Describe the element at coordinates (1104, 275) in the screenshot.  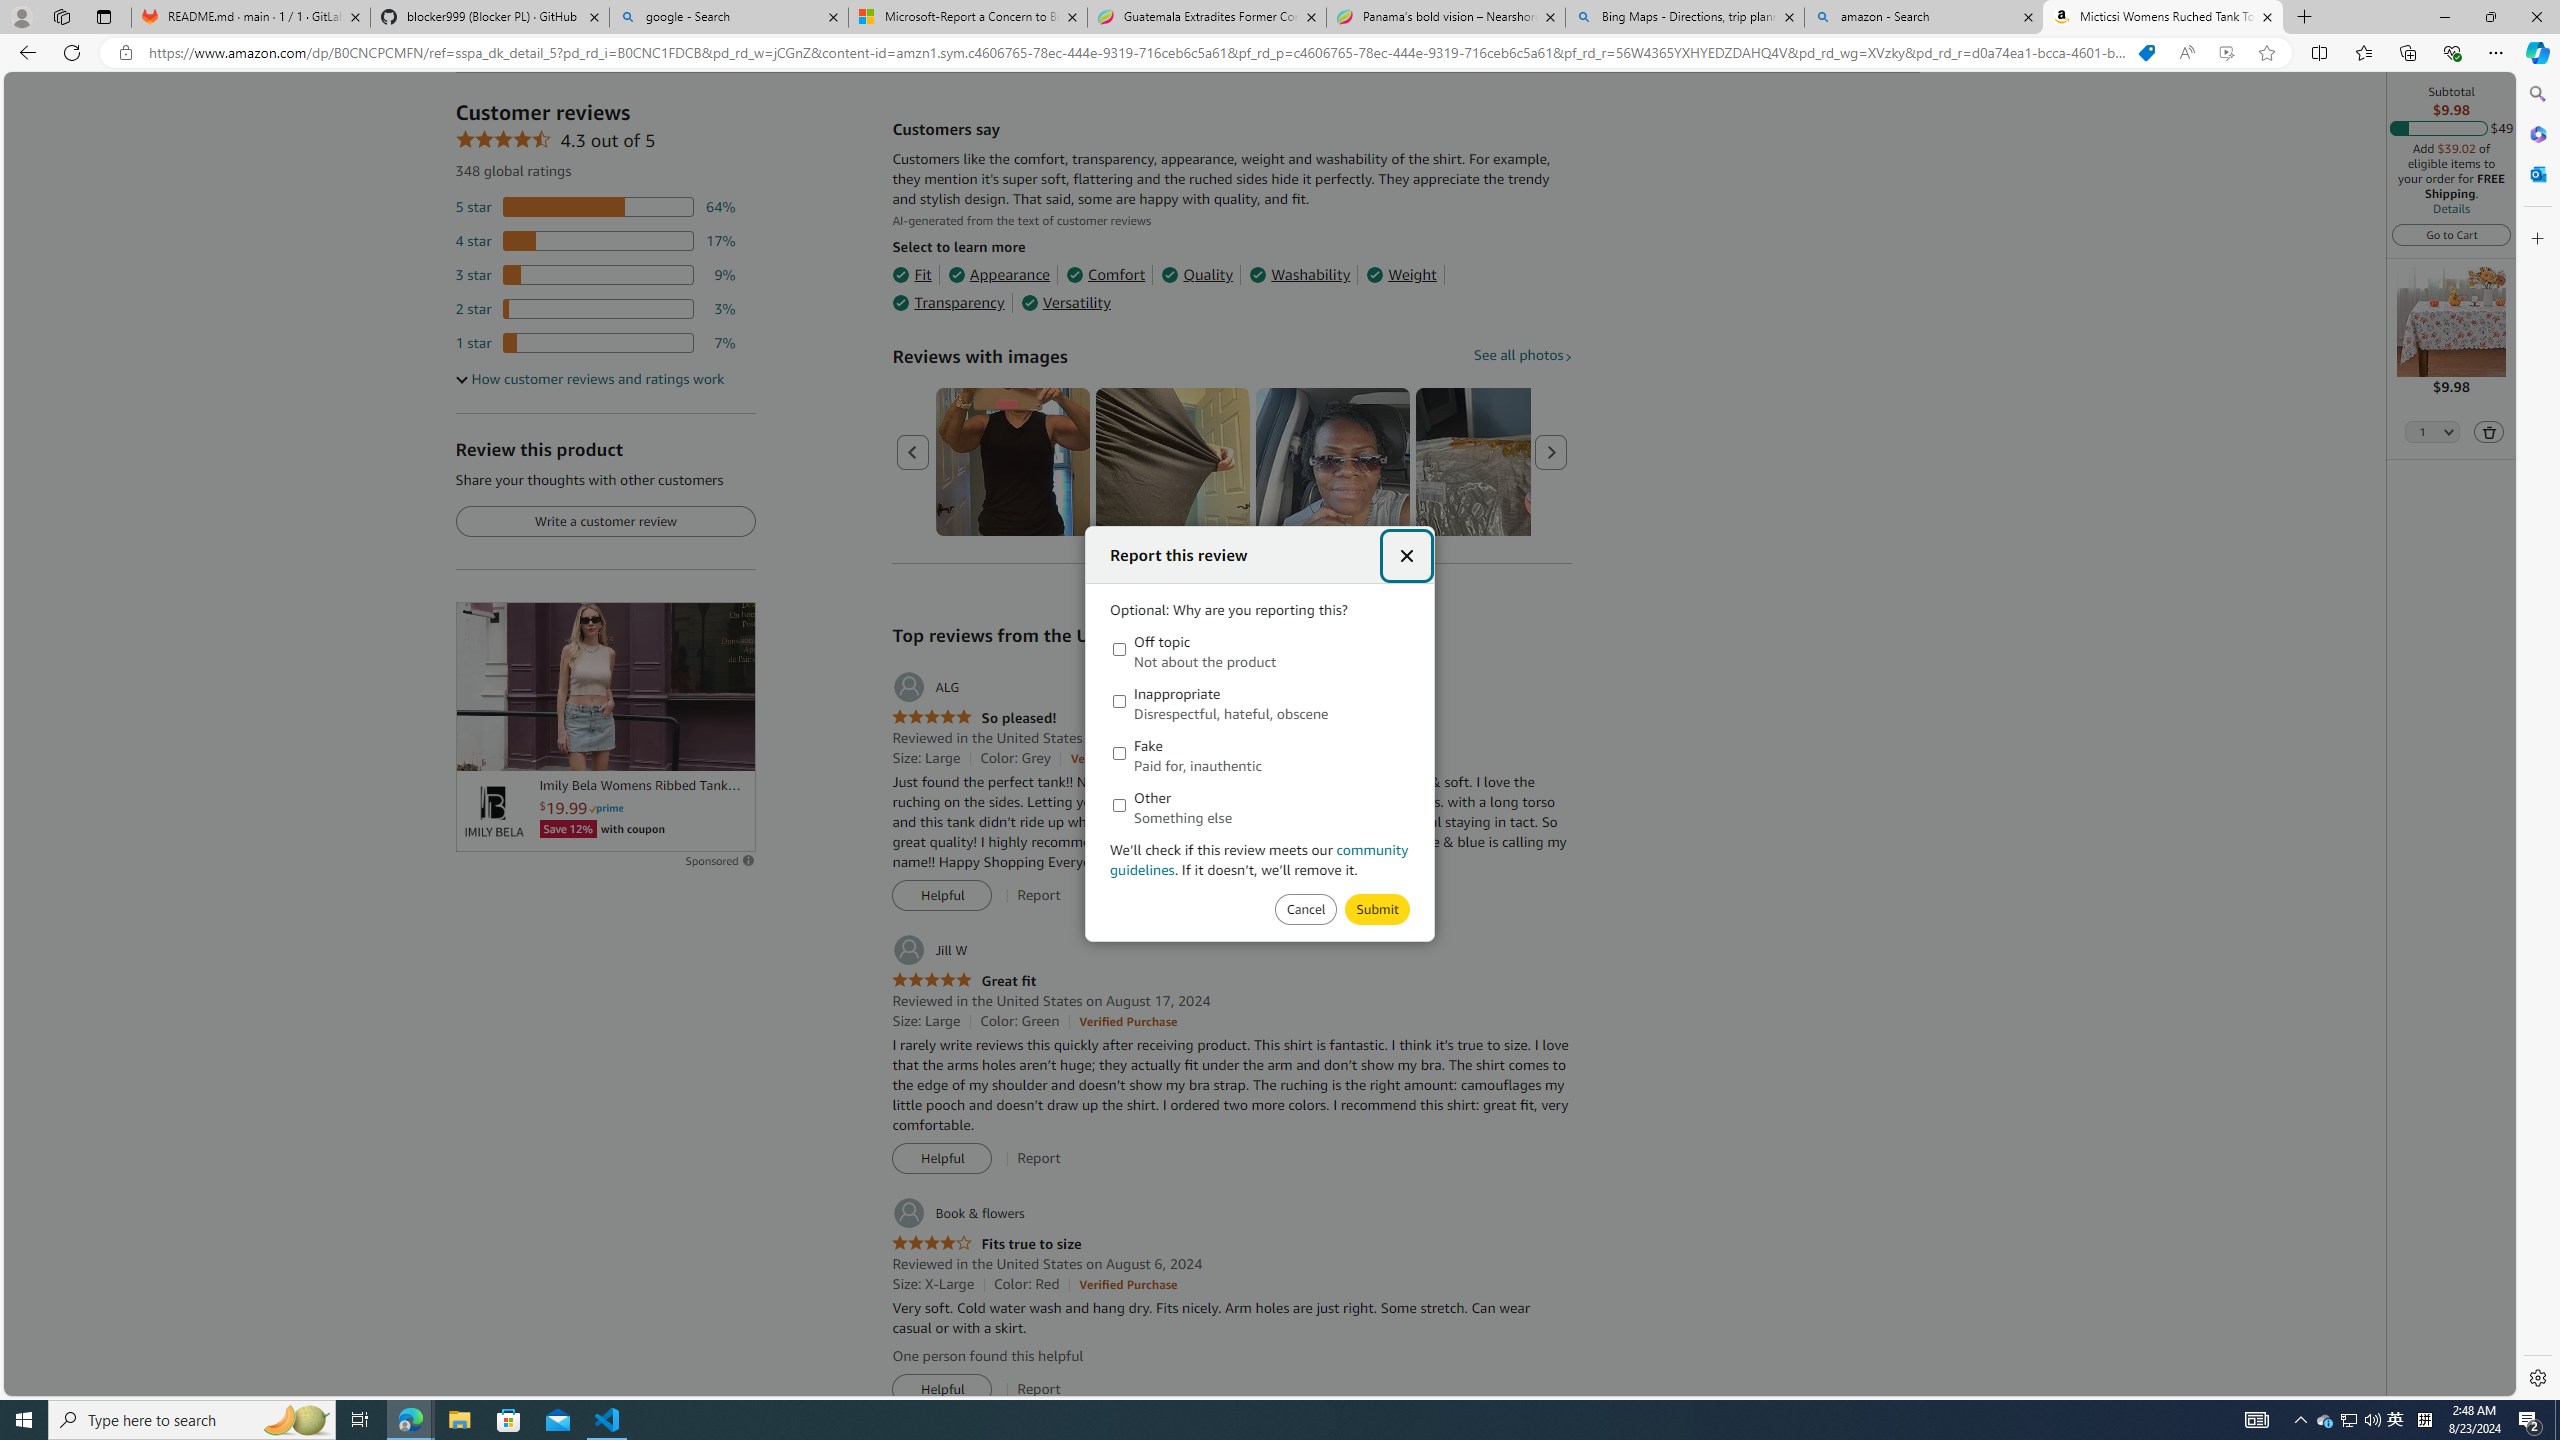
I see `'Comfort'` at that location.